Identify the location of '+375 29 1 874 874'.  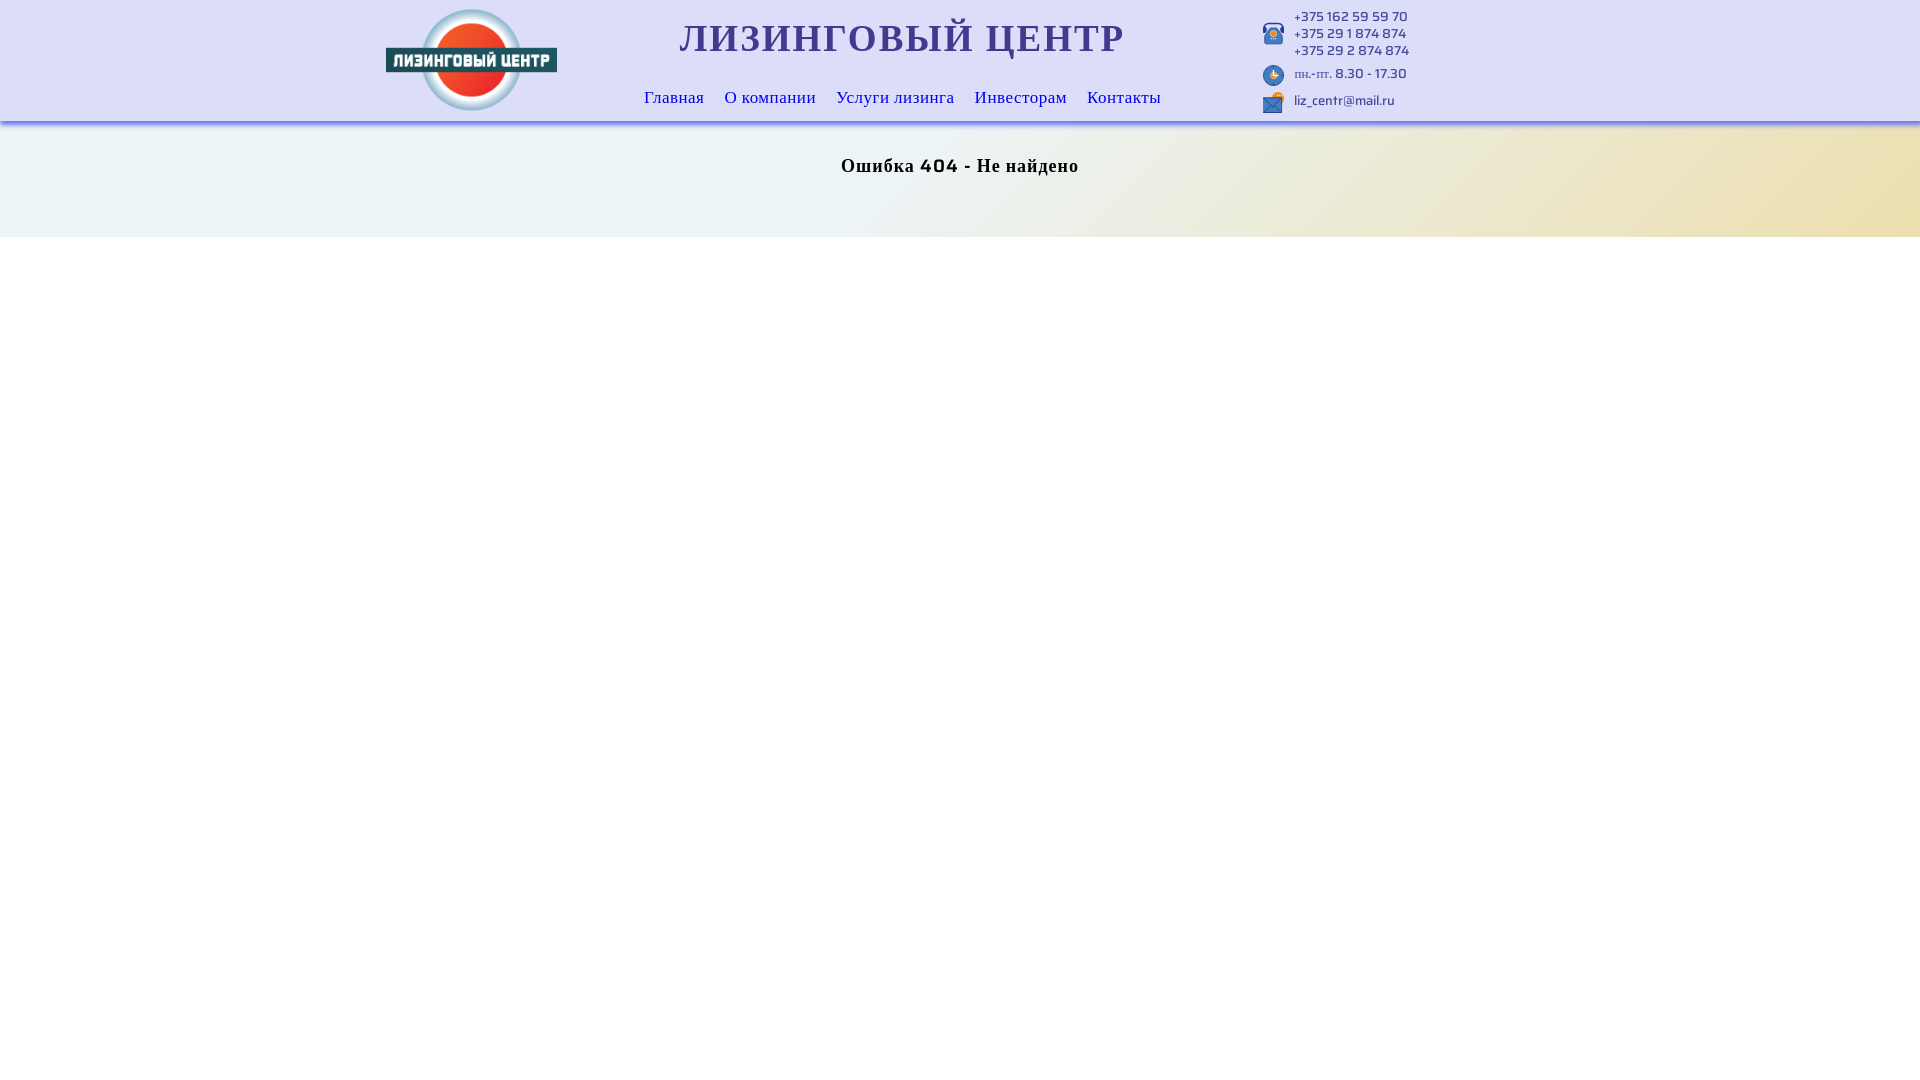
(1351, 33).